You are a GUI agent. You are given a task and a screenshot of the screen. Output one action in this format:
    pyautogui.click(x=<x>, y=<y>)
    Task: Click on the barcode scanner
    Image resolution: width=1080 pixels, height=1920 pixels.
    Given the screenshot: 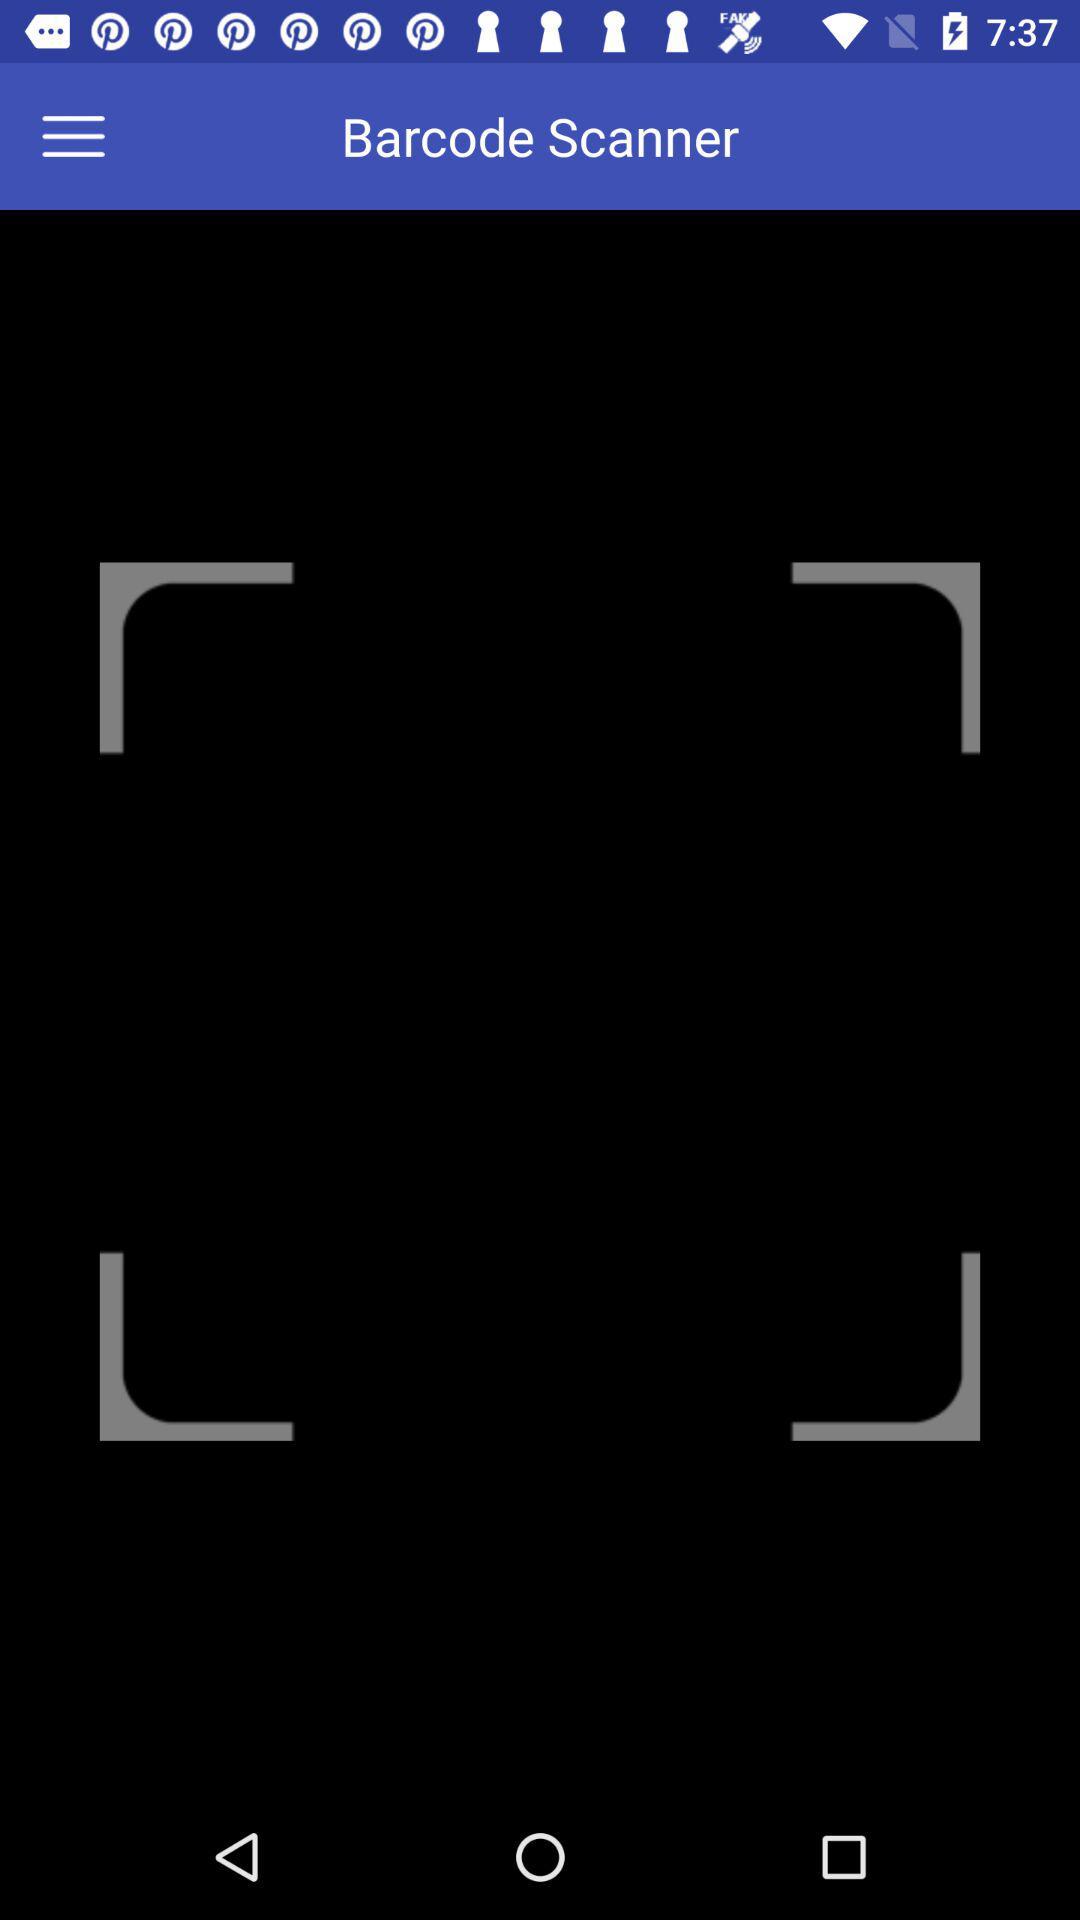 What is the action you would take?
    pyautogui.click(x=85, y=135)
    